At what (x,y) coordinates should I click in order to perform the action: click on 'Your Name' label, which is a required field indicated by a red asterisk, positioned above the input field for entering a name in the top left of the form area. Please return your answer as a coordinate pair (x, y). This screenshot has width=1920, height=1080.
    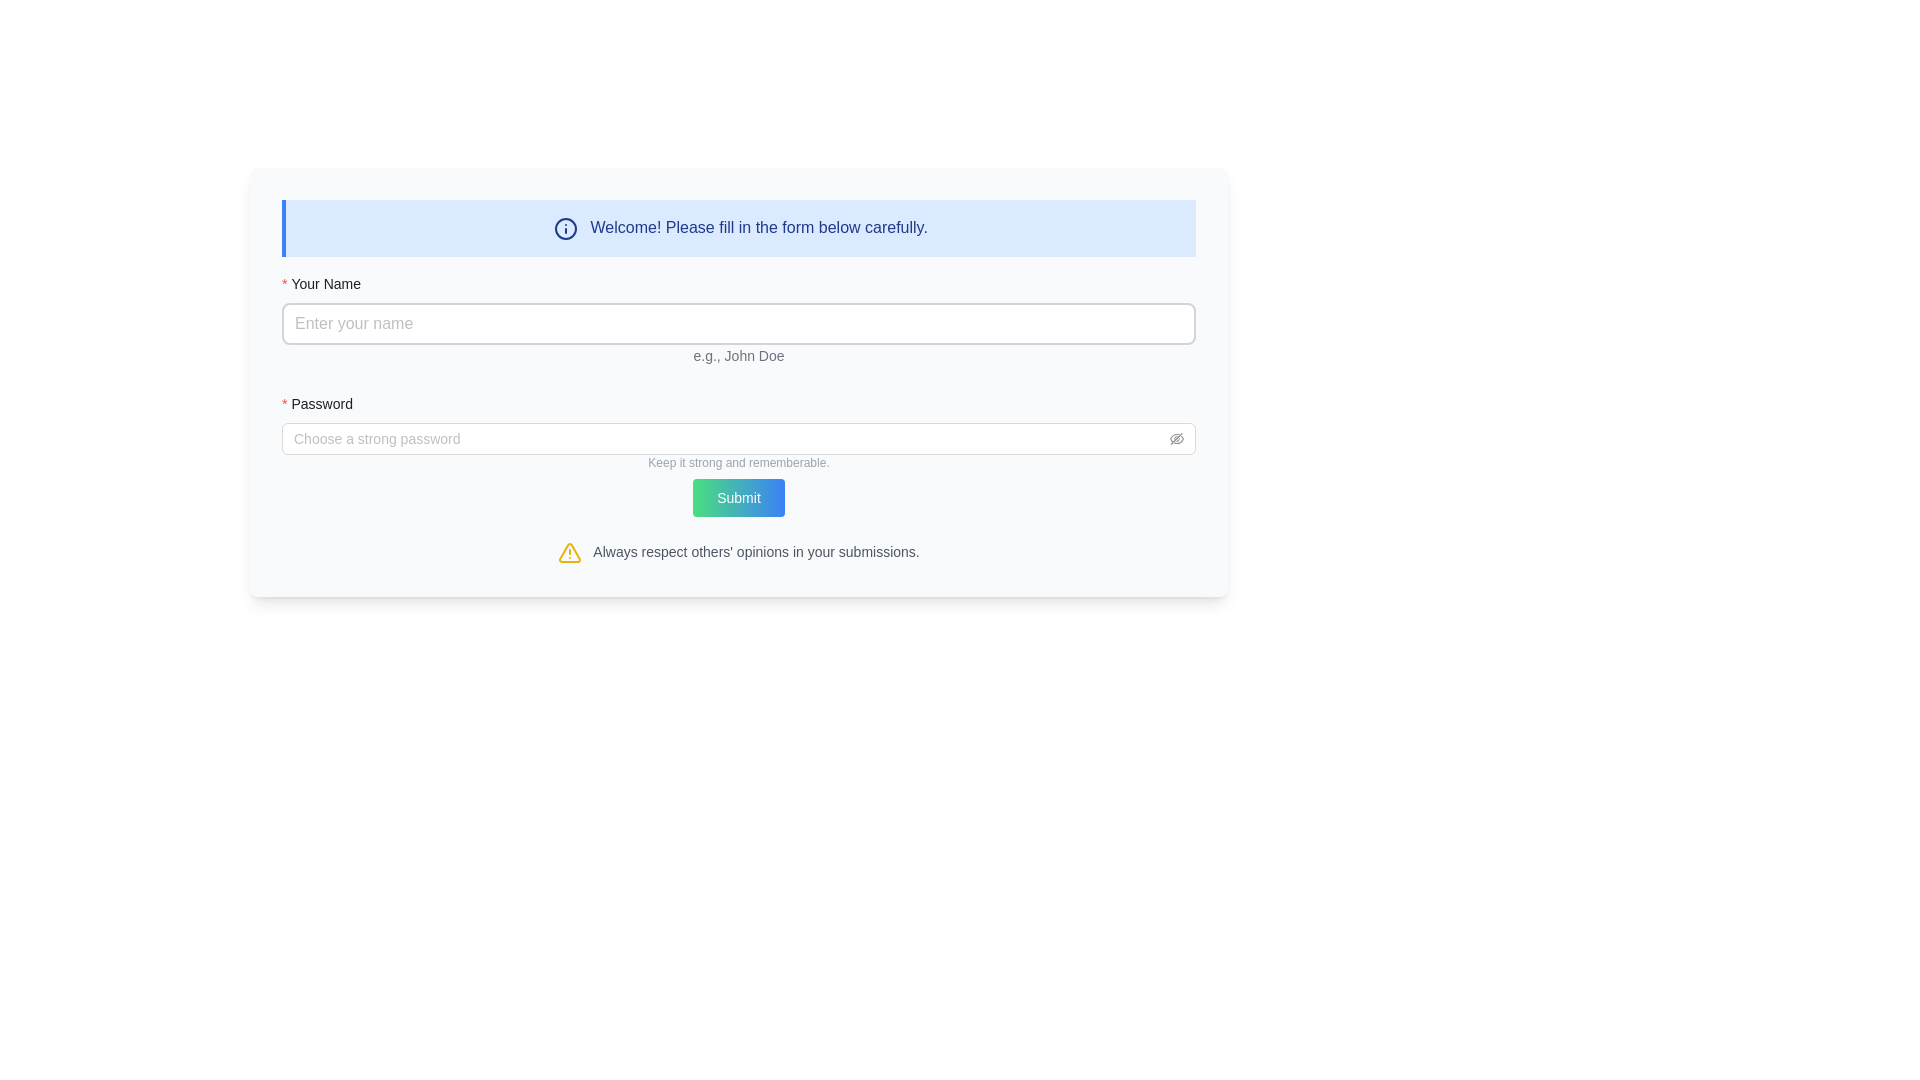
    Looking at the image, I should click on (328, 283).